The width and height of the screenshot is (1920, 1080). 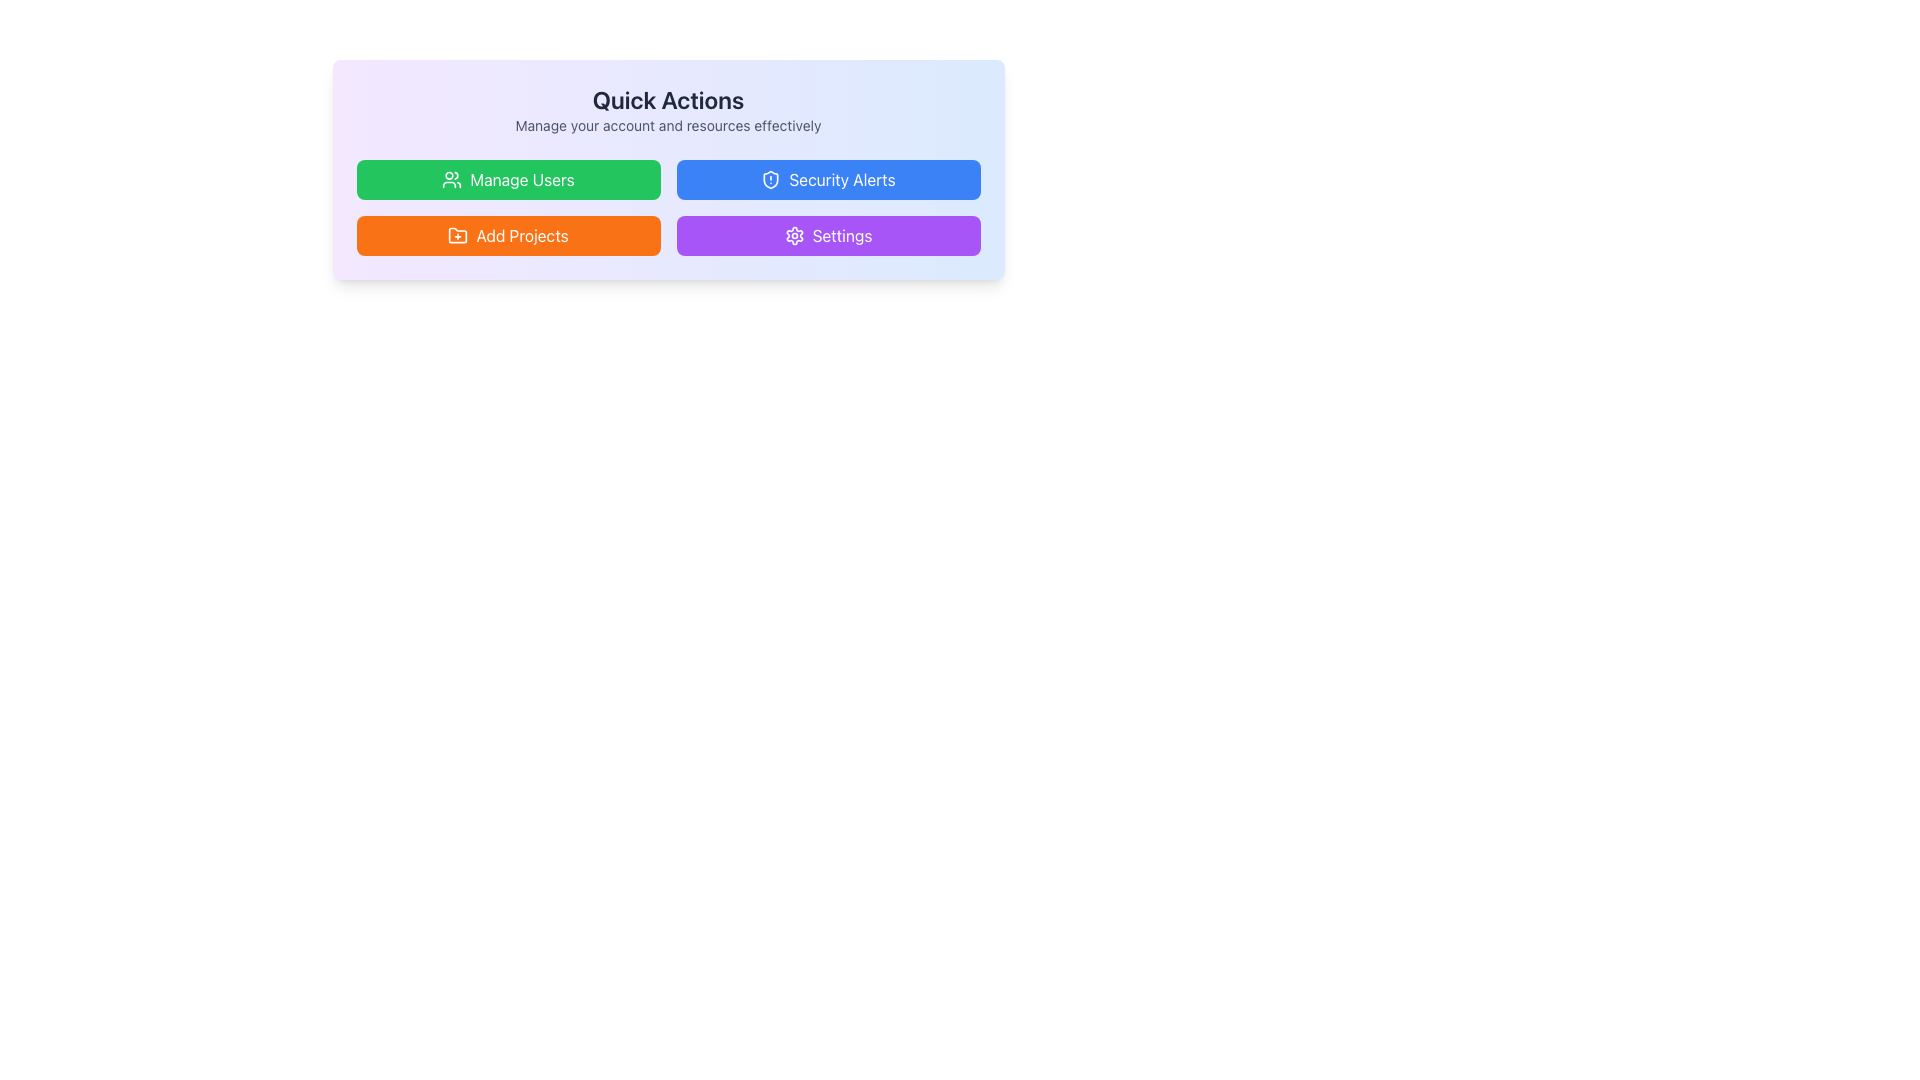 I want to click on the user management icon located to the left of the text in the green 'Manage Users' button, so click(x=451, y=180).